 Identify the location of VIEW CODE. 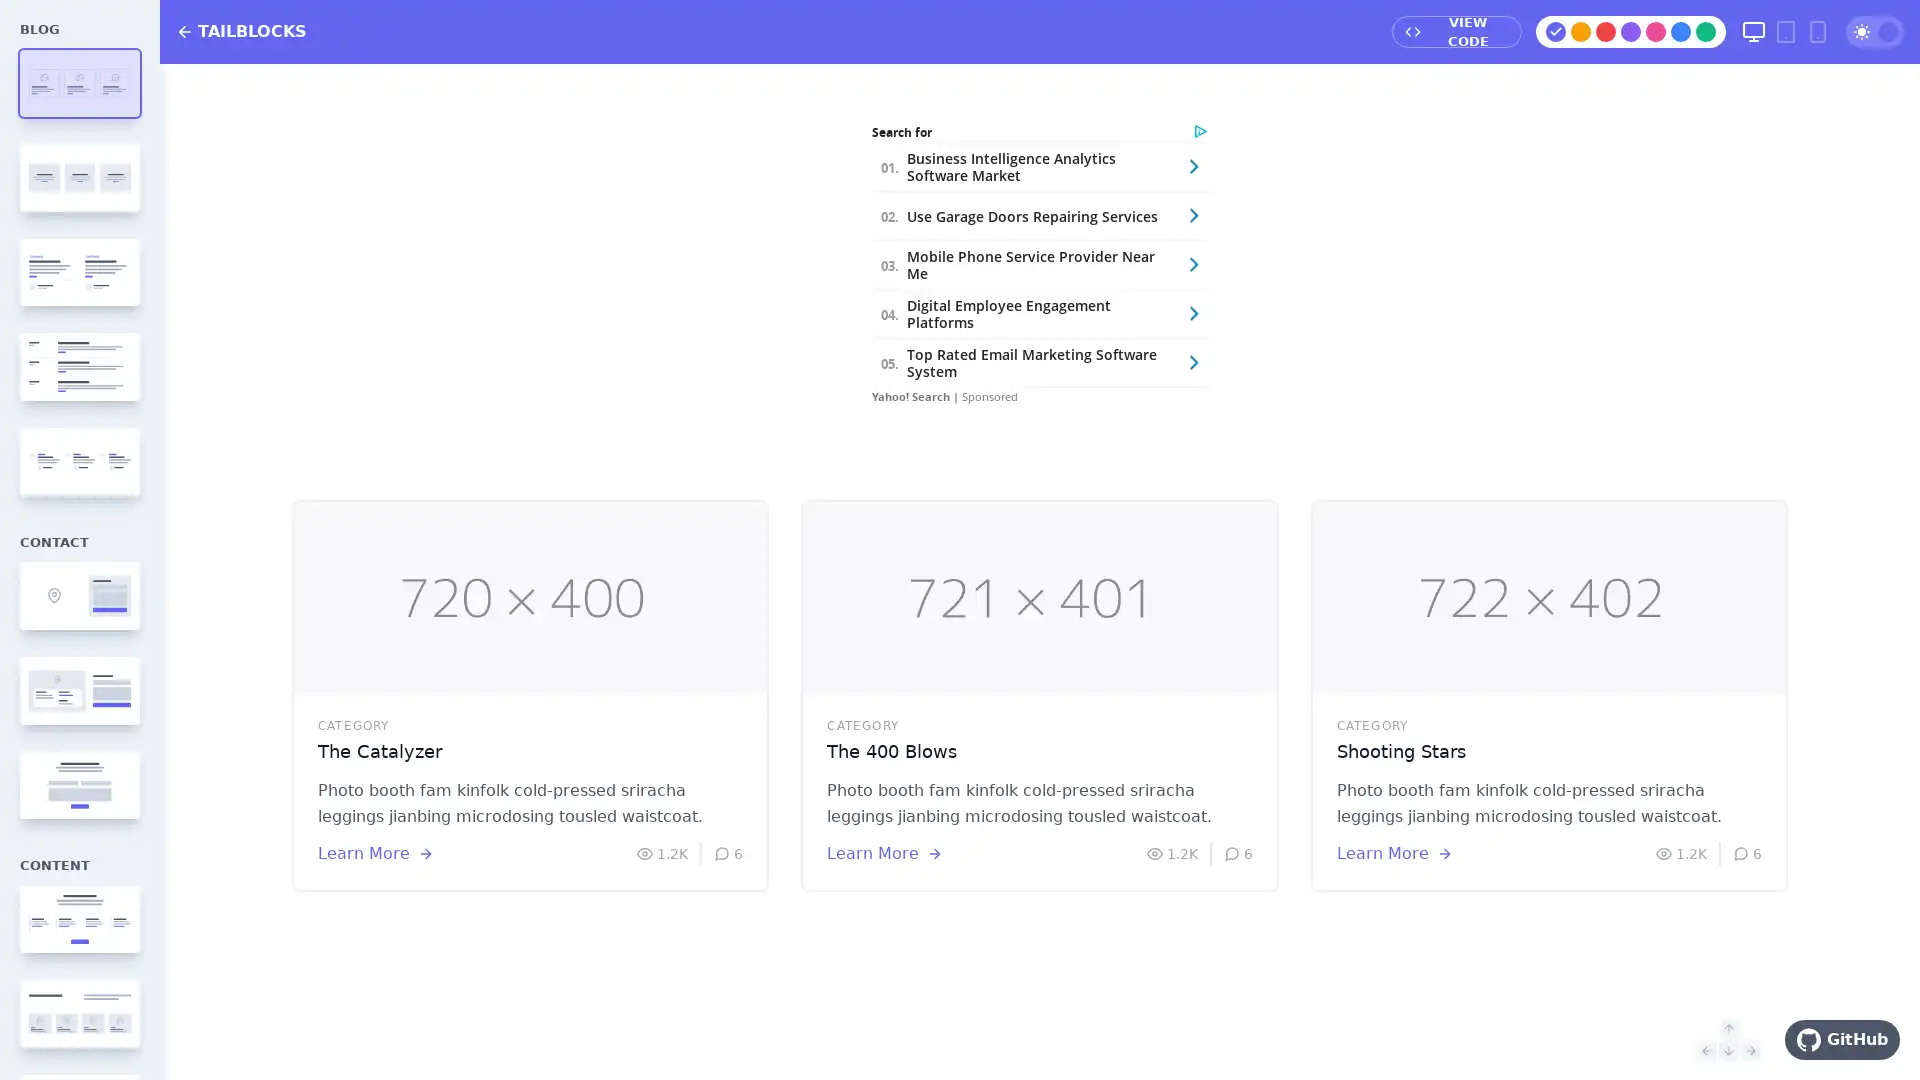
(1457, 31).